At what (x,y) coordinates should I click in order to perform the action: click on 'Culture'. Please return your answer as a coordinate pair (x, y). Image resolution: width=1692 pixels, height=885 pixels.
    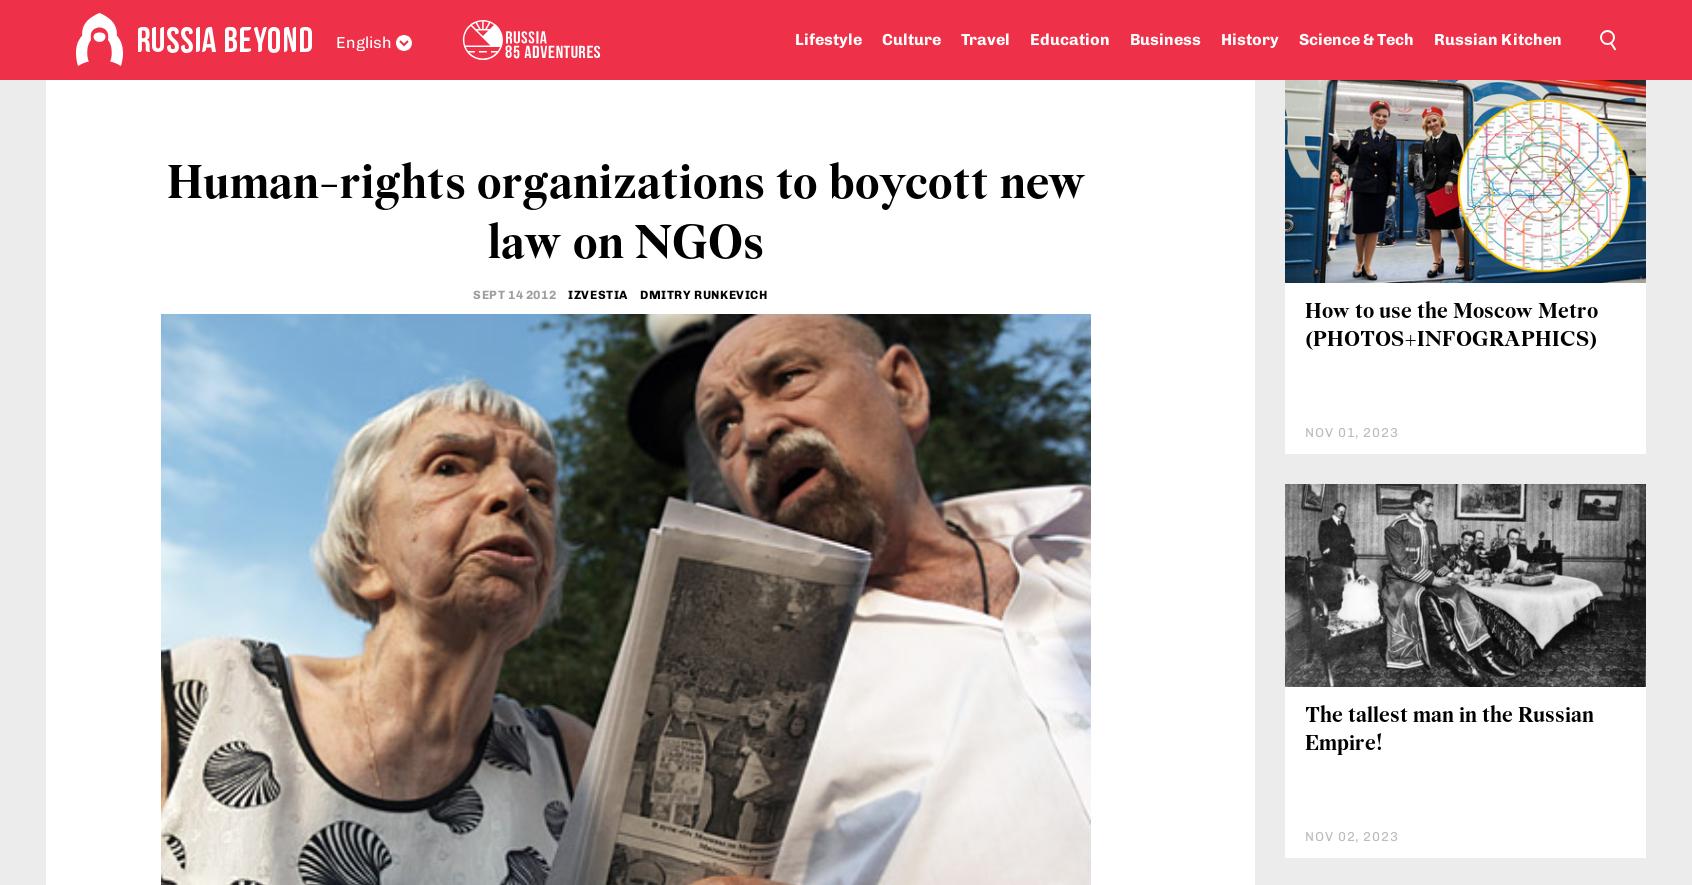
    Looking at the image, I should click on (909, 39).